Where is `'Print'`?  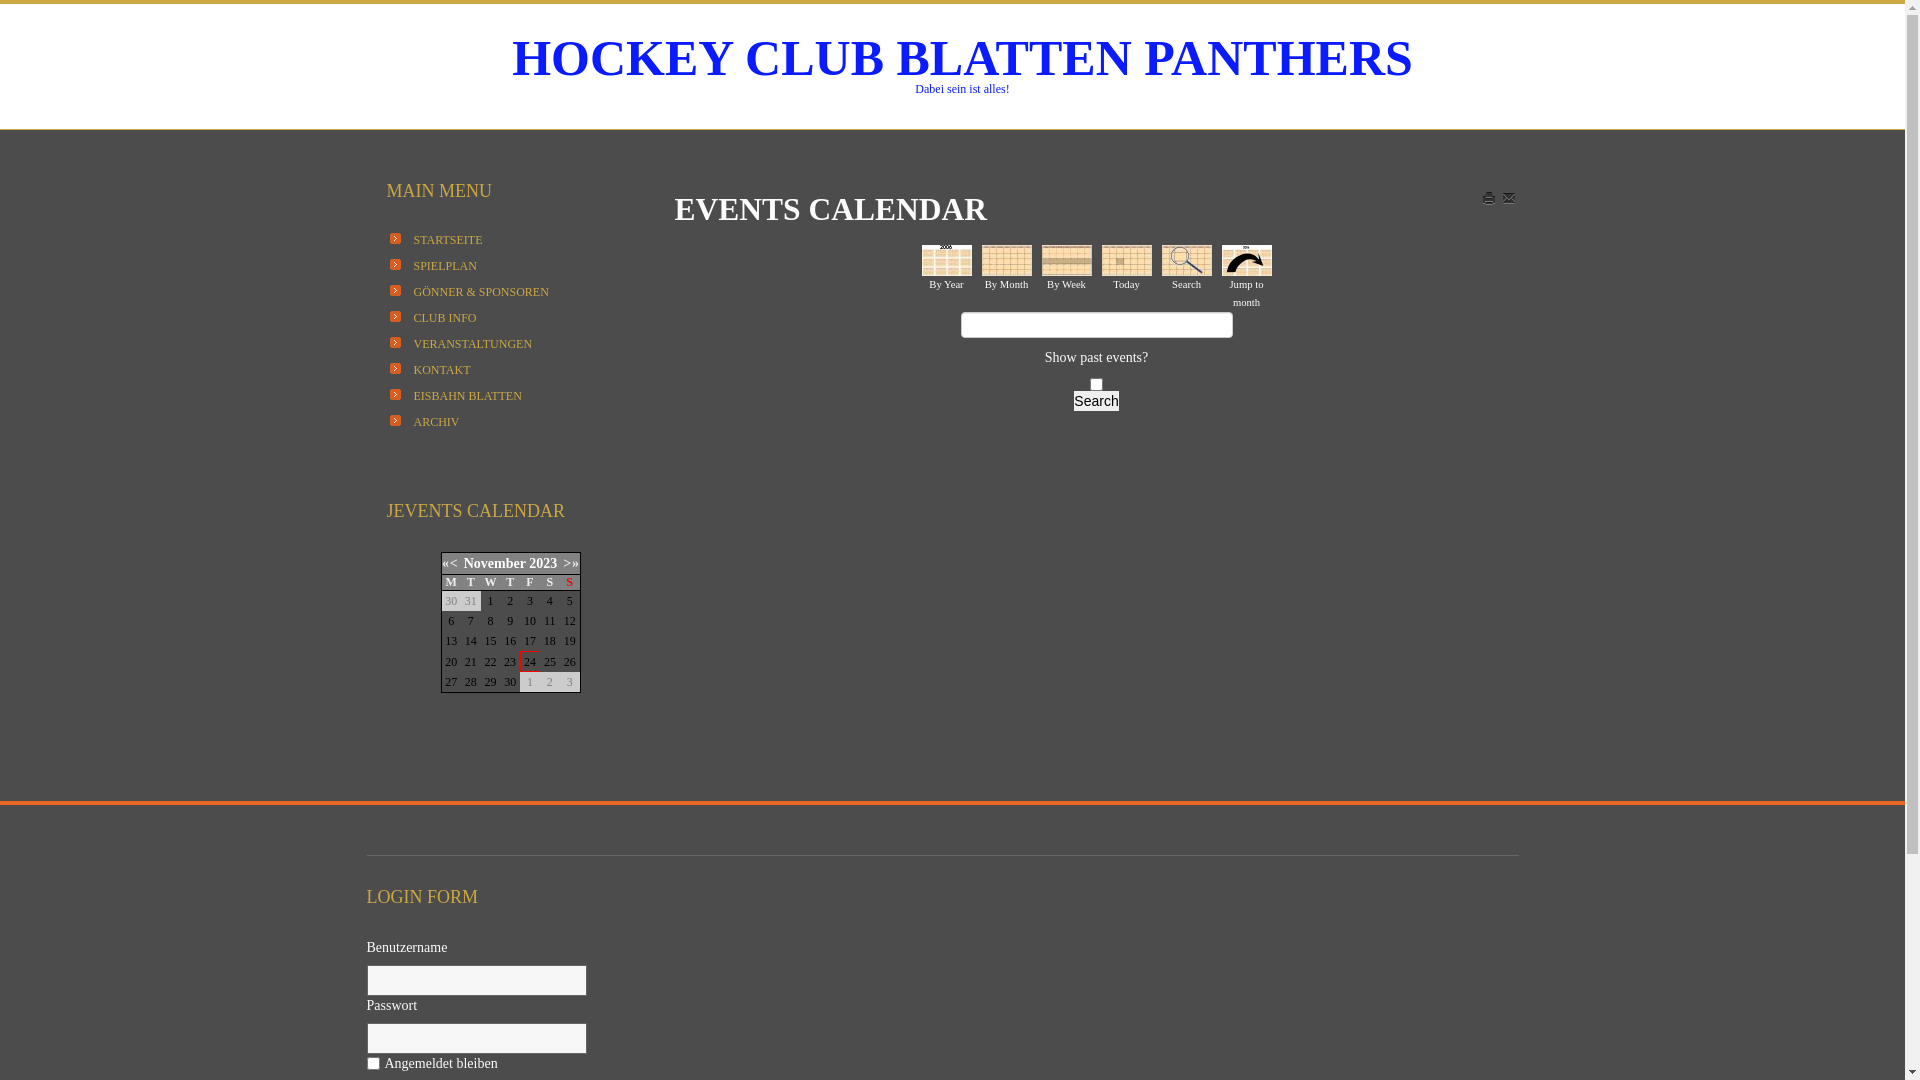 'Print' is located at coordinates (1490, 197).